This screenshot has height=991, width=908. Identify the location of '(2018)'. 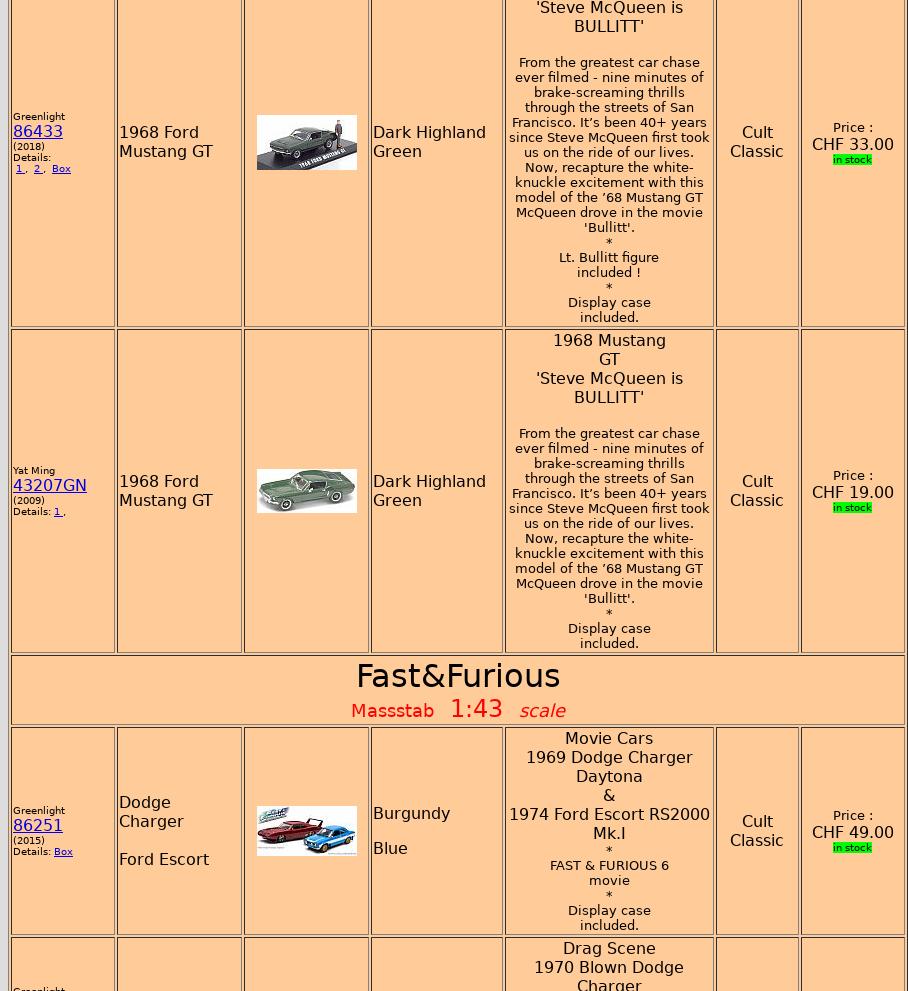
(27, 145).